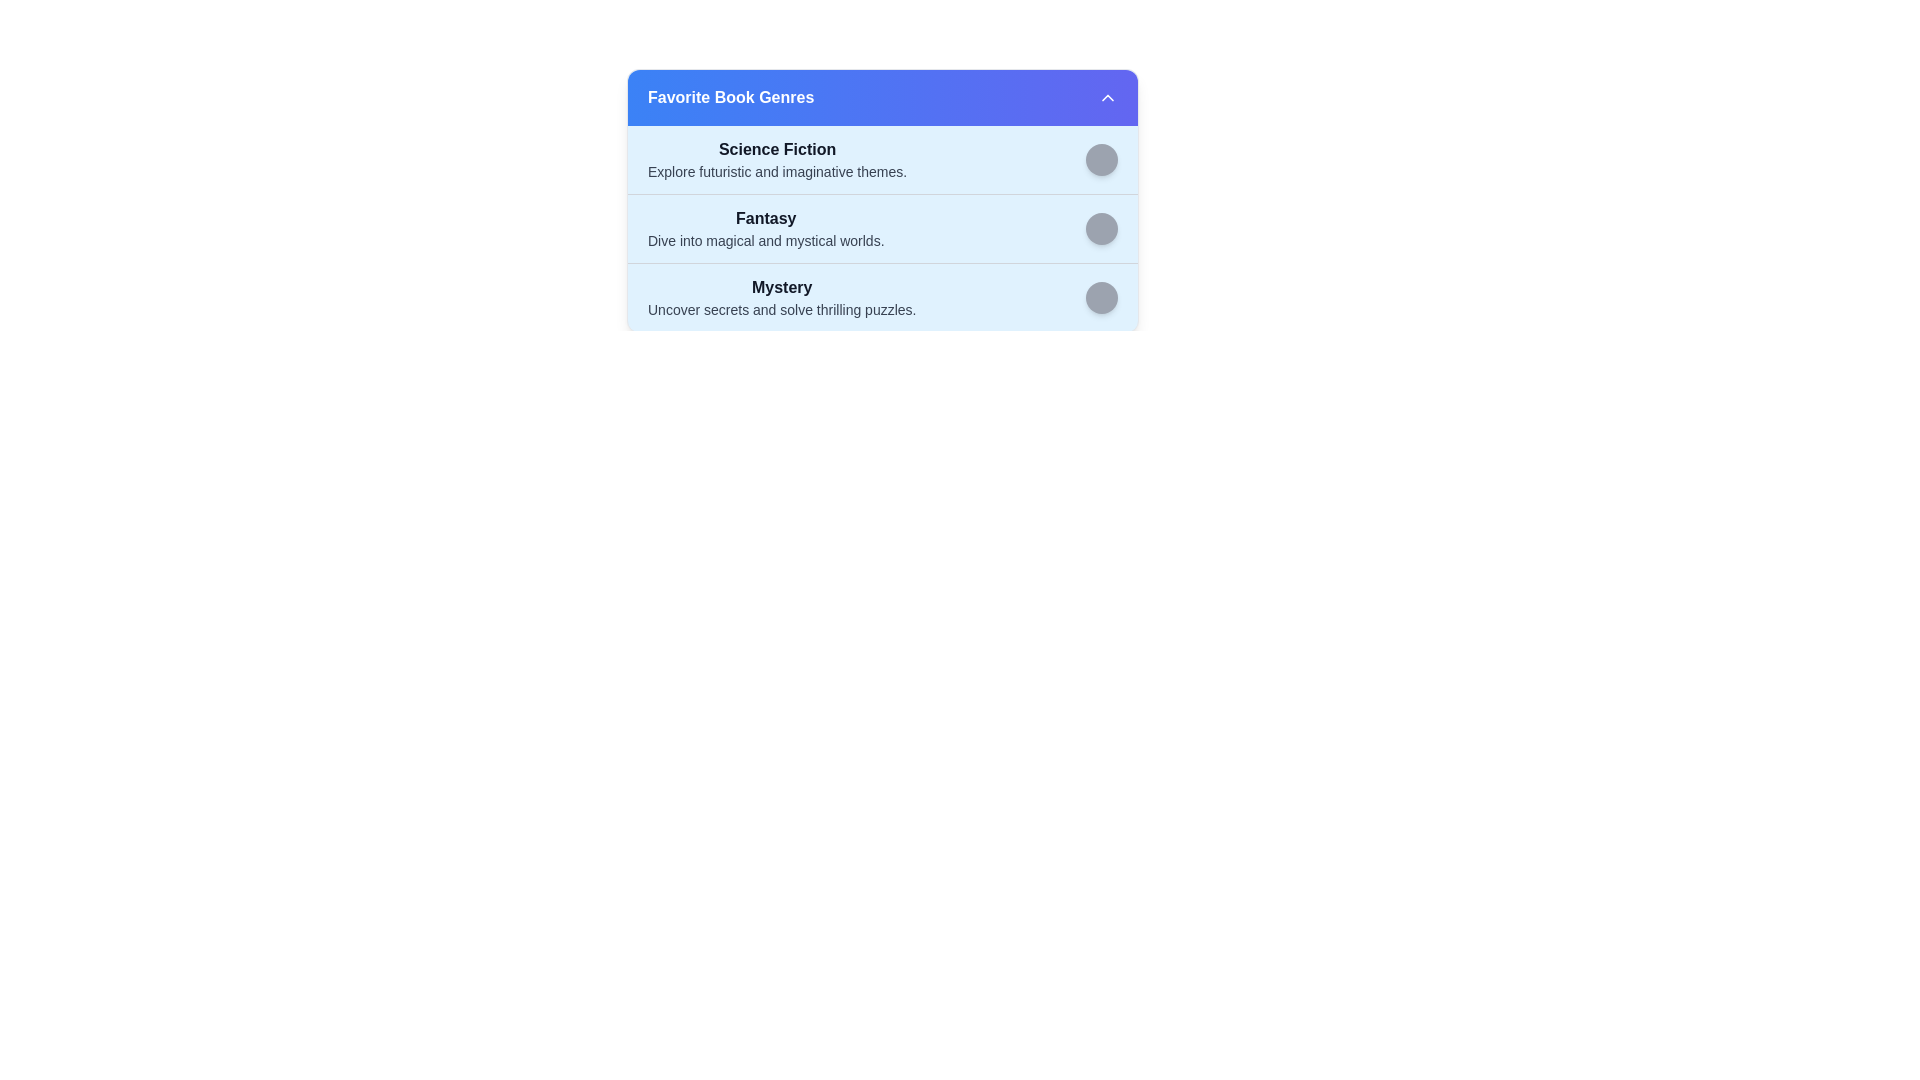 Image resolution: width=1920 pixels, height=1080 pixels. I want to click on the interactive button used, so click(1101, 227).